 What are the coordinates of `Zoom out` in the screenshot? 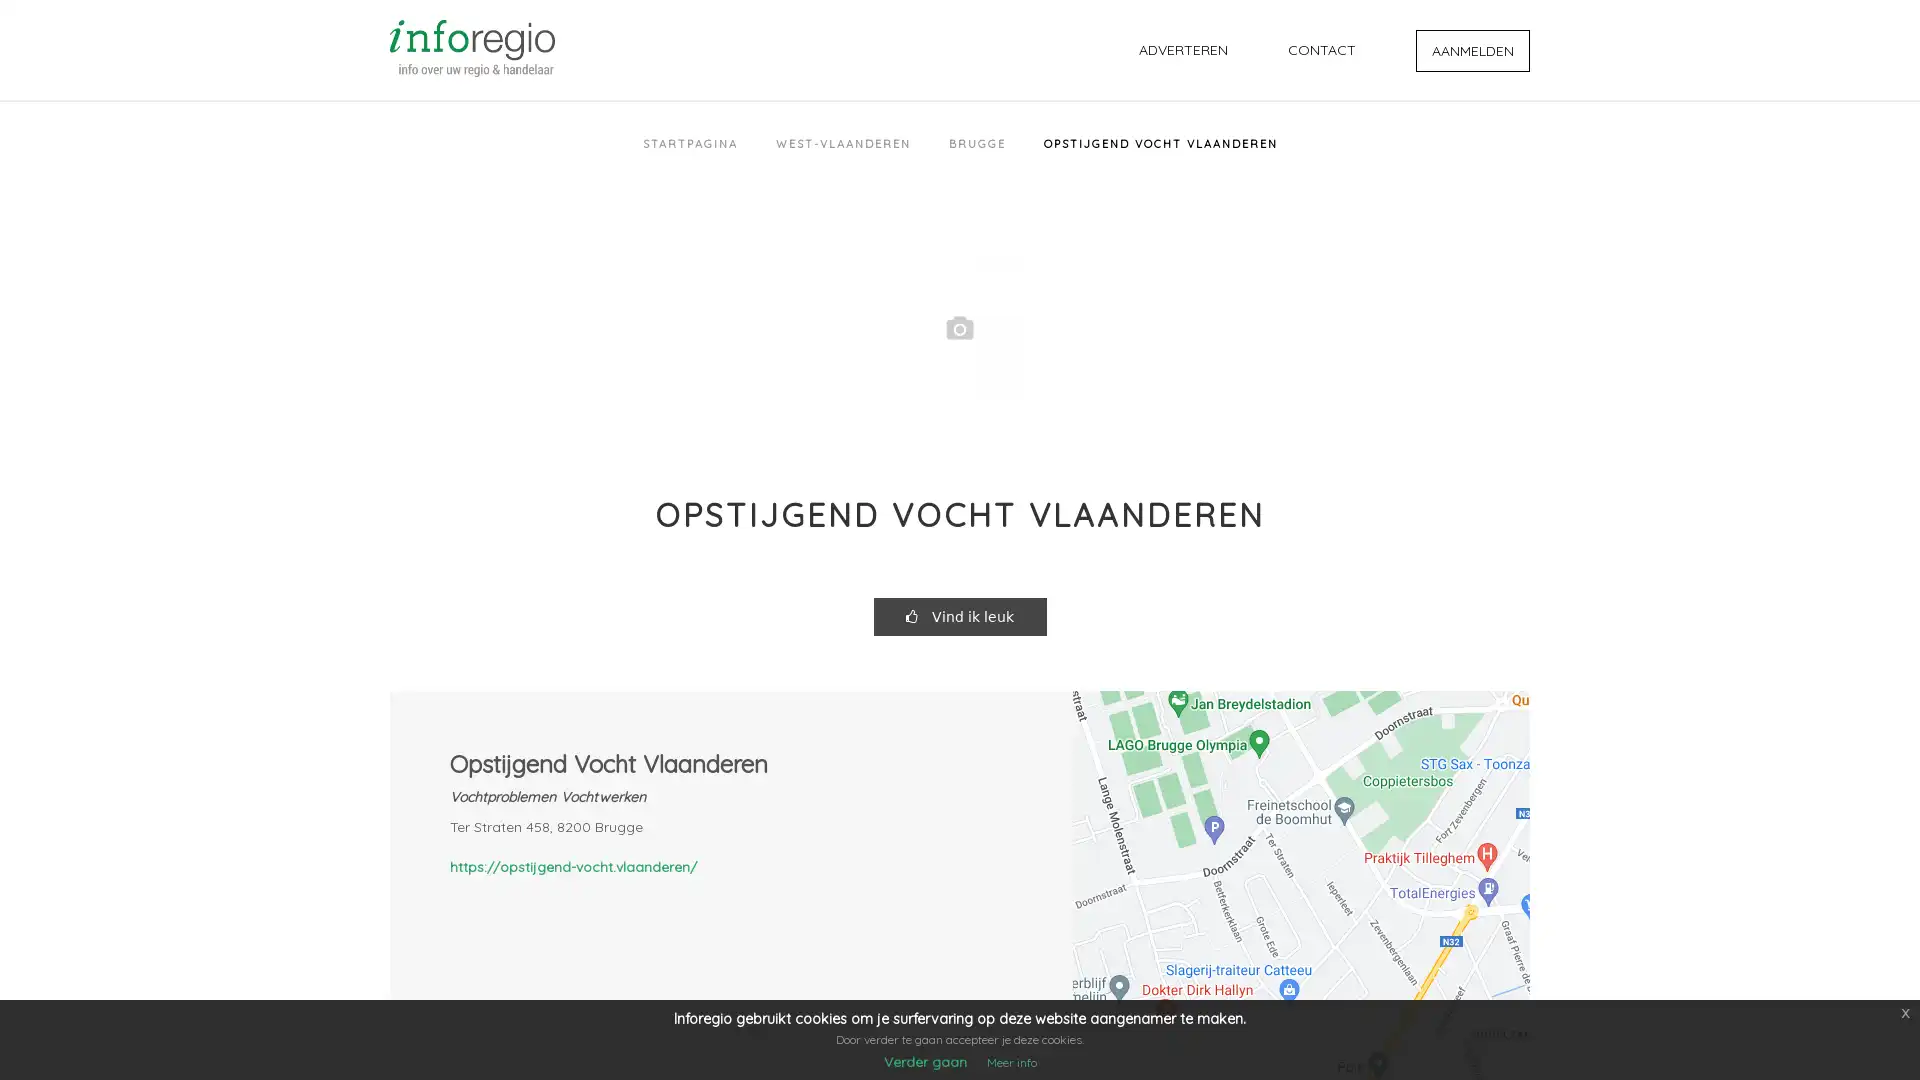 It's located at (1499, 1044).